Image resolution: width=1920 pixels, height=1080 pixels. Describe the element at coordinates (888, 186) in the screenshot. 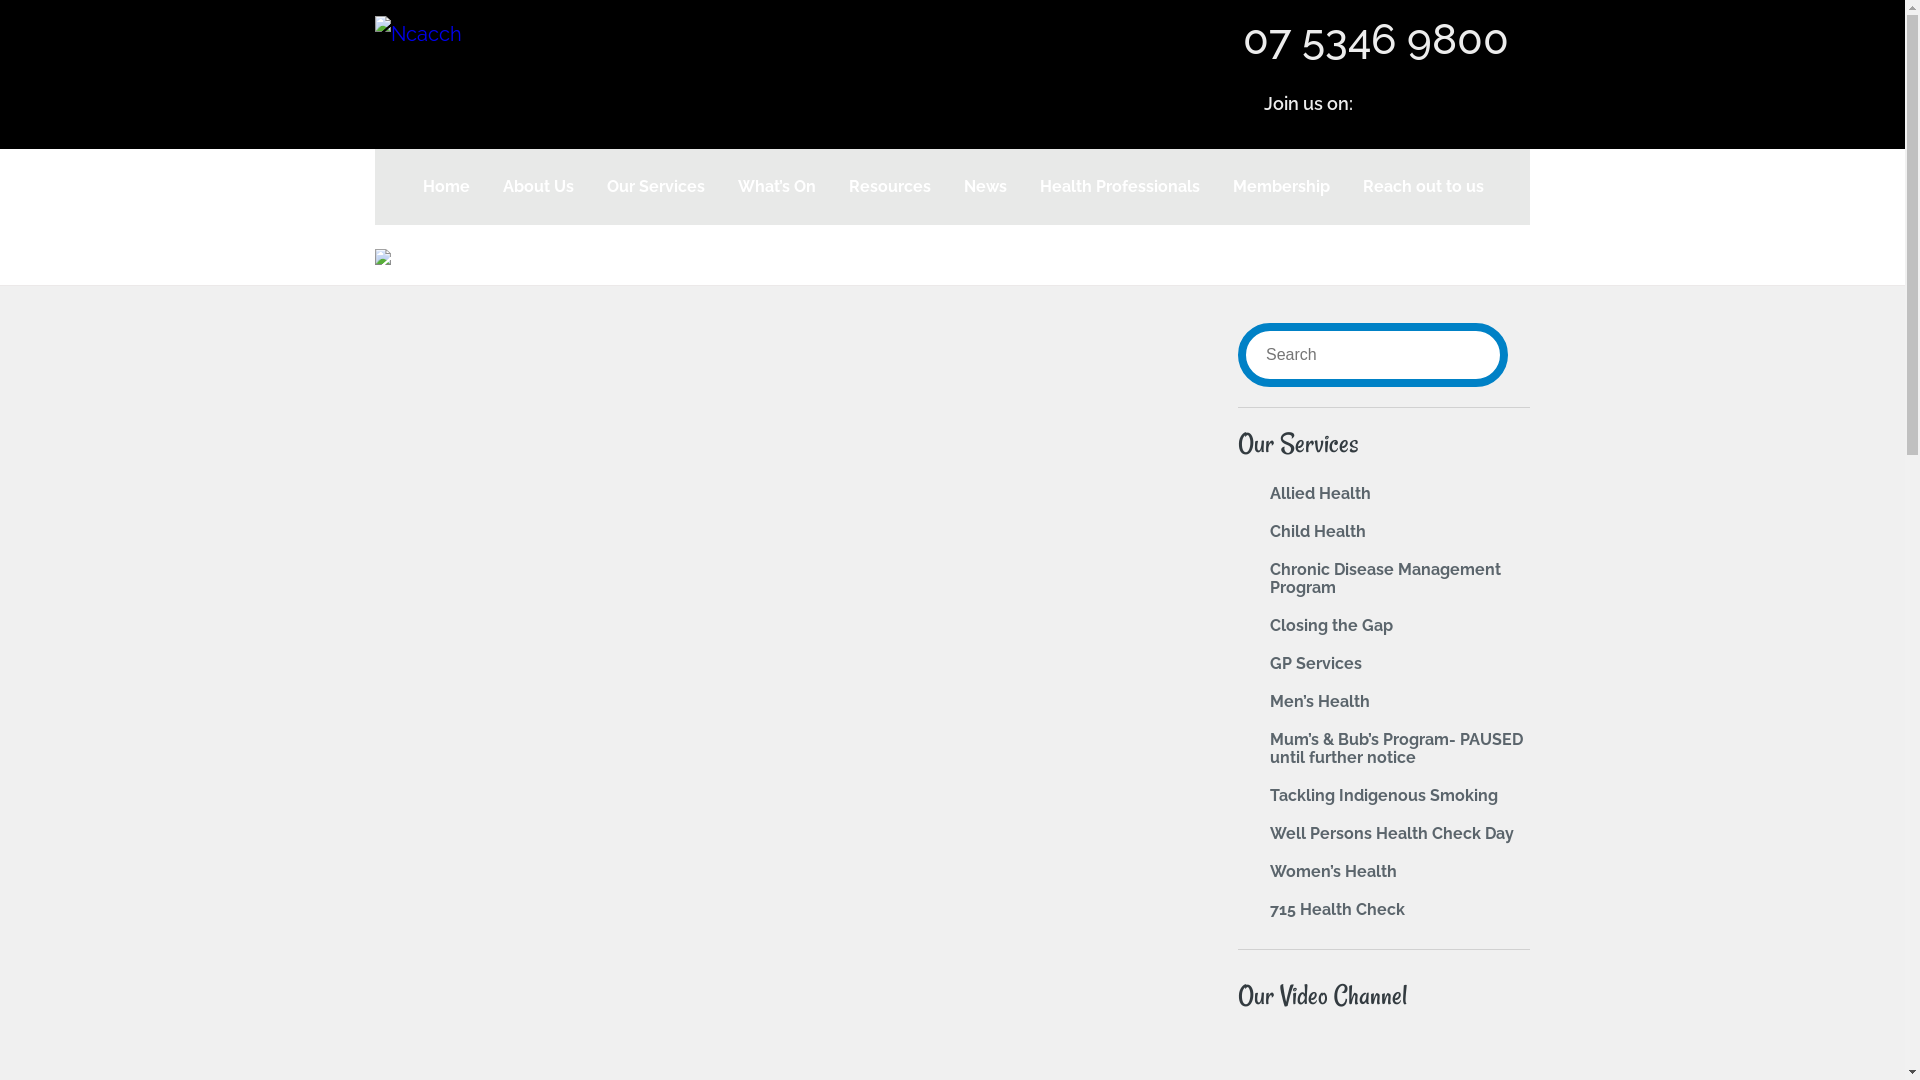

I see `'Resources'` at that location.